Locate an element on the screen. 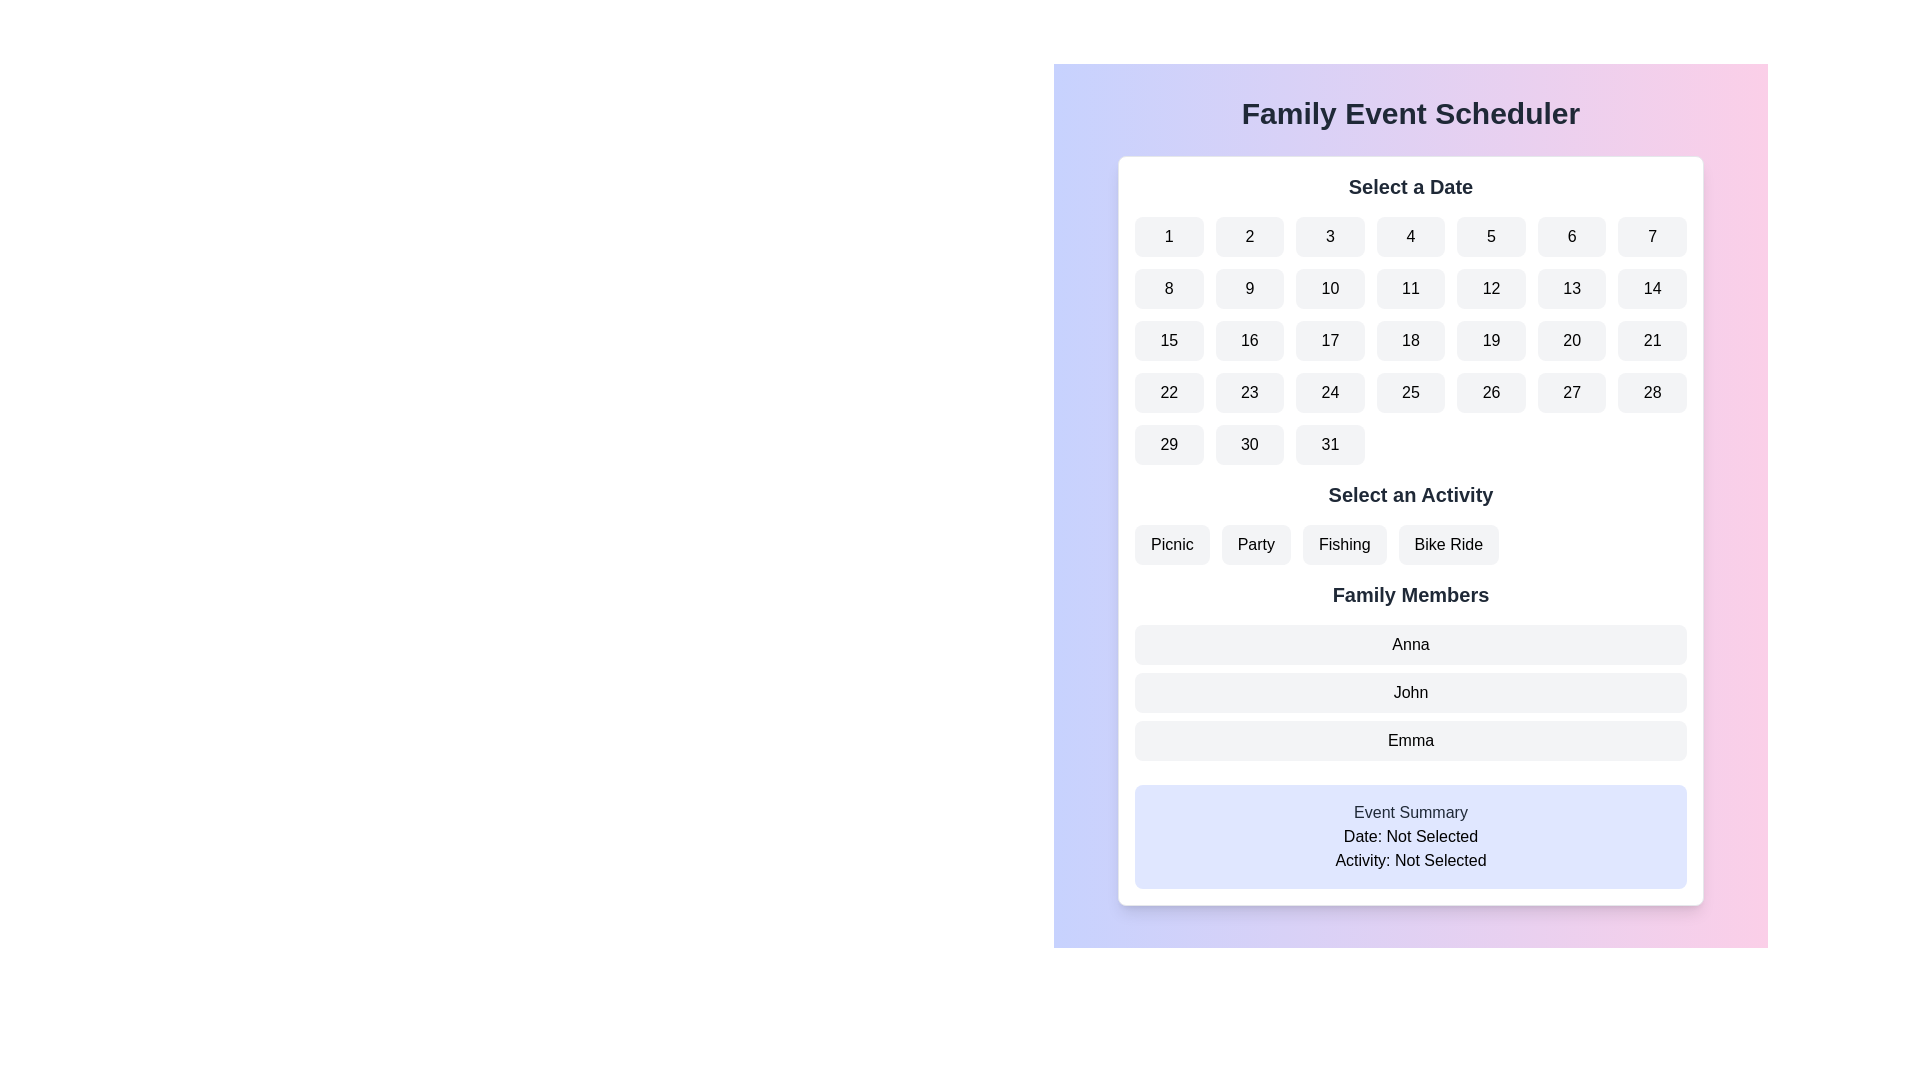 The width and height of the screenshot is (1920, 1080). the List item labeled 'Emma', which is the third item in the 'Family Members' list is located at coordinates (1410, 740).